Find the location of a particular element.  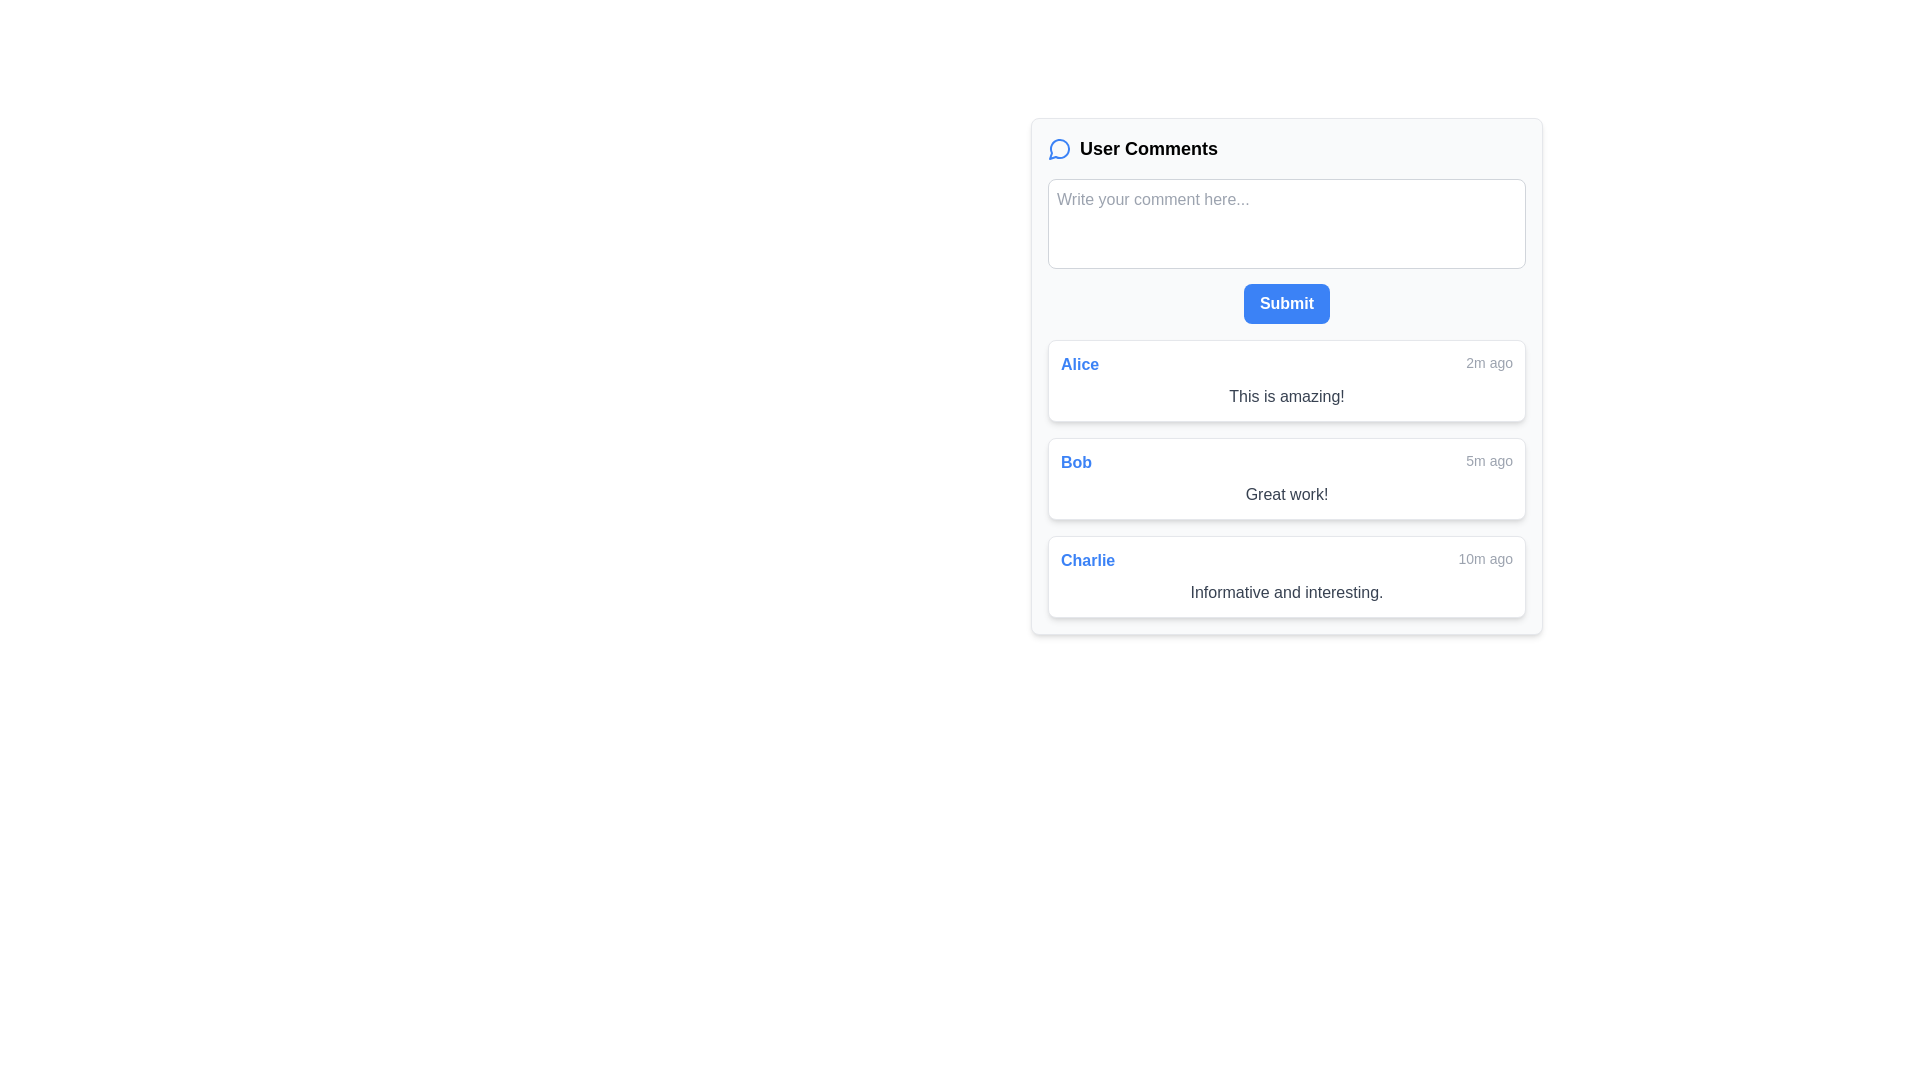

the user identifier text display located in the bottom-most comment box of the 'User Comments' section is located at coordinates (1087, 560).